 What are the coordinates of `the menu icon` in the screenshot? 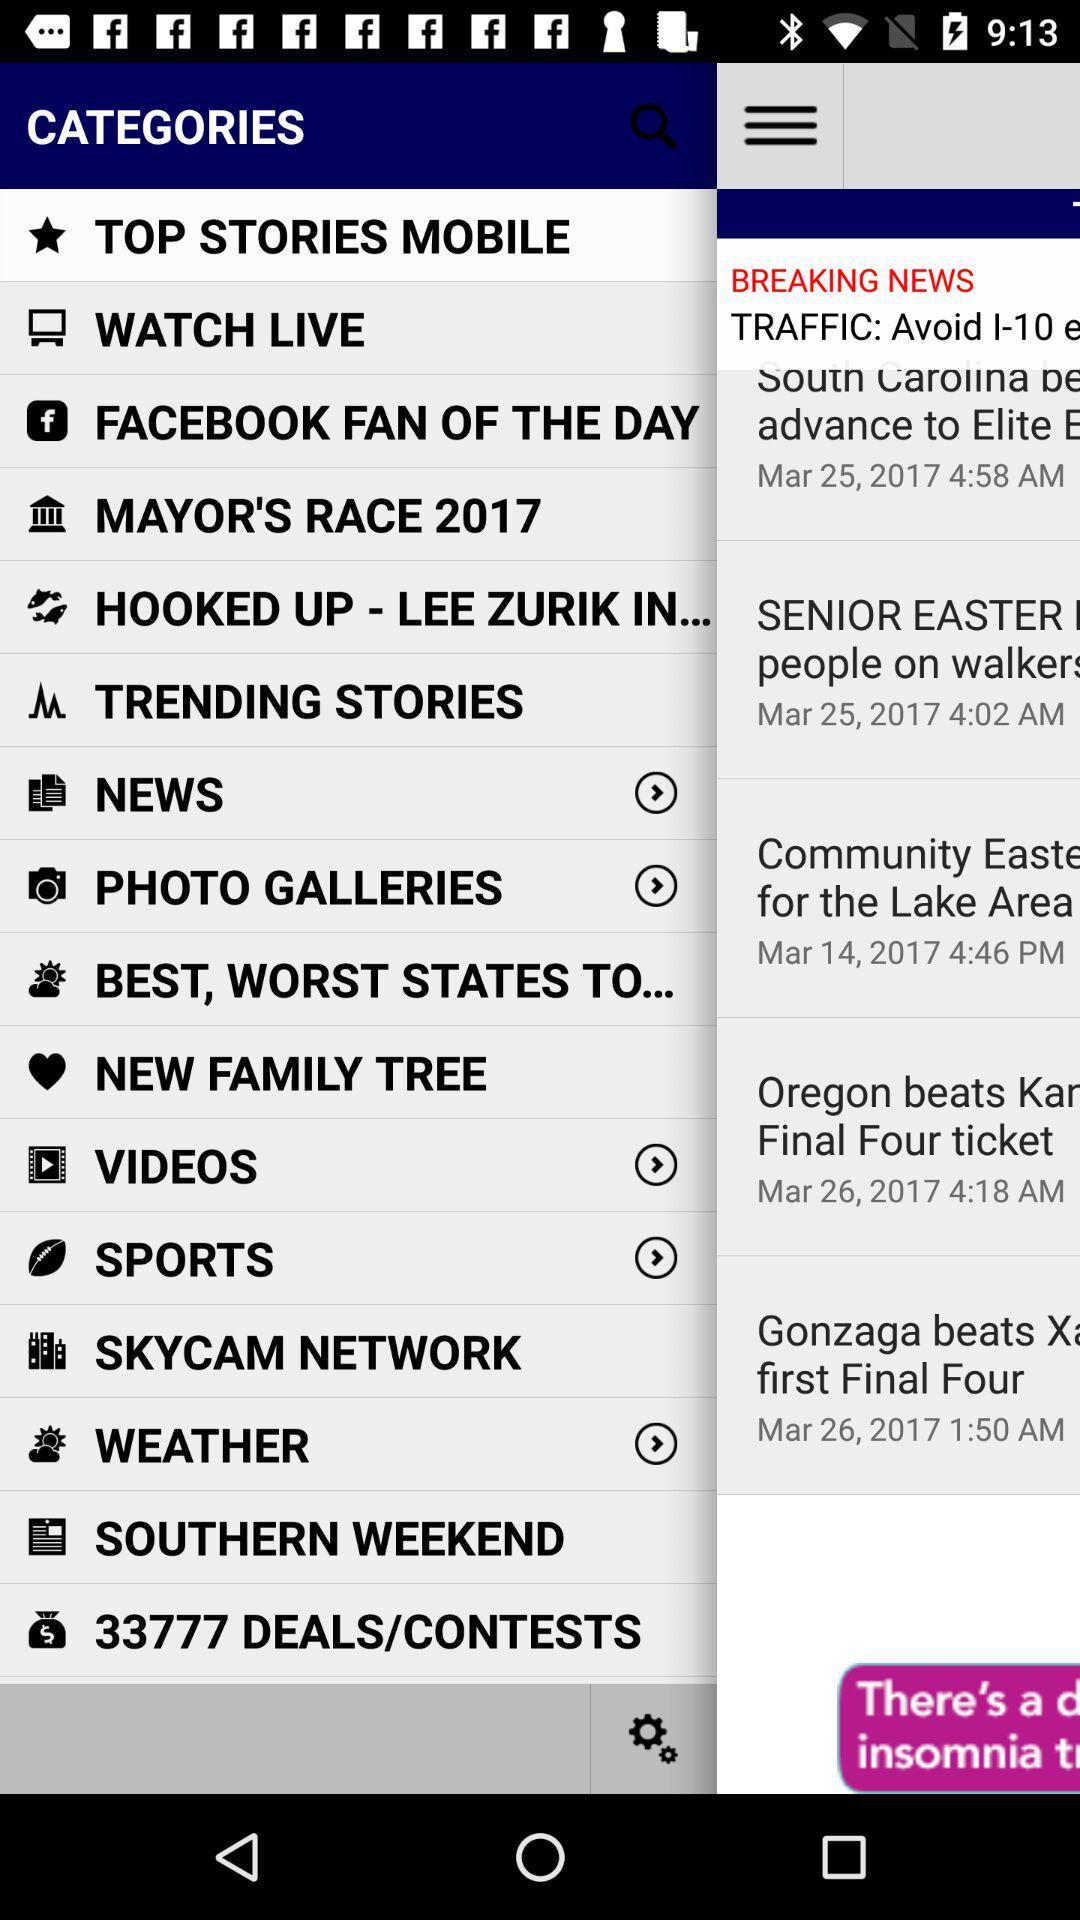 It's located at (778, 124).